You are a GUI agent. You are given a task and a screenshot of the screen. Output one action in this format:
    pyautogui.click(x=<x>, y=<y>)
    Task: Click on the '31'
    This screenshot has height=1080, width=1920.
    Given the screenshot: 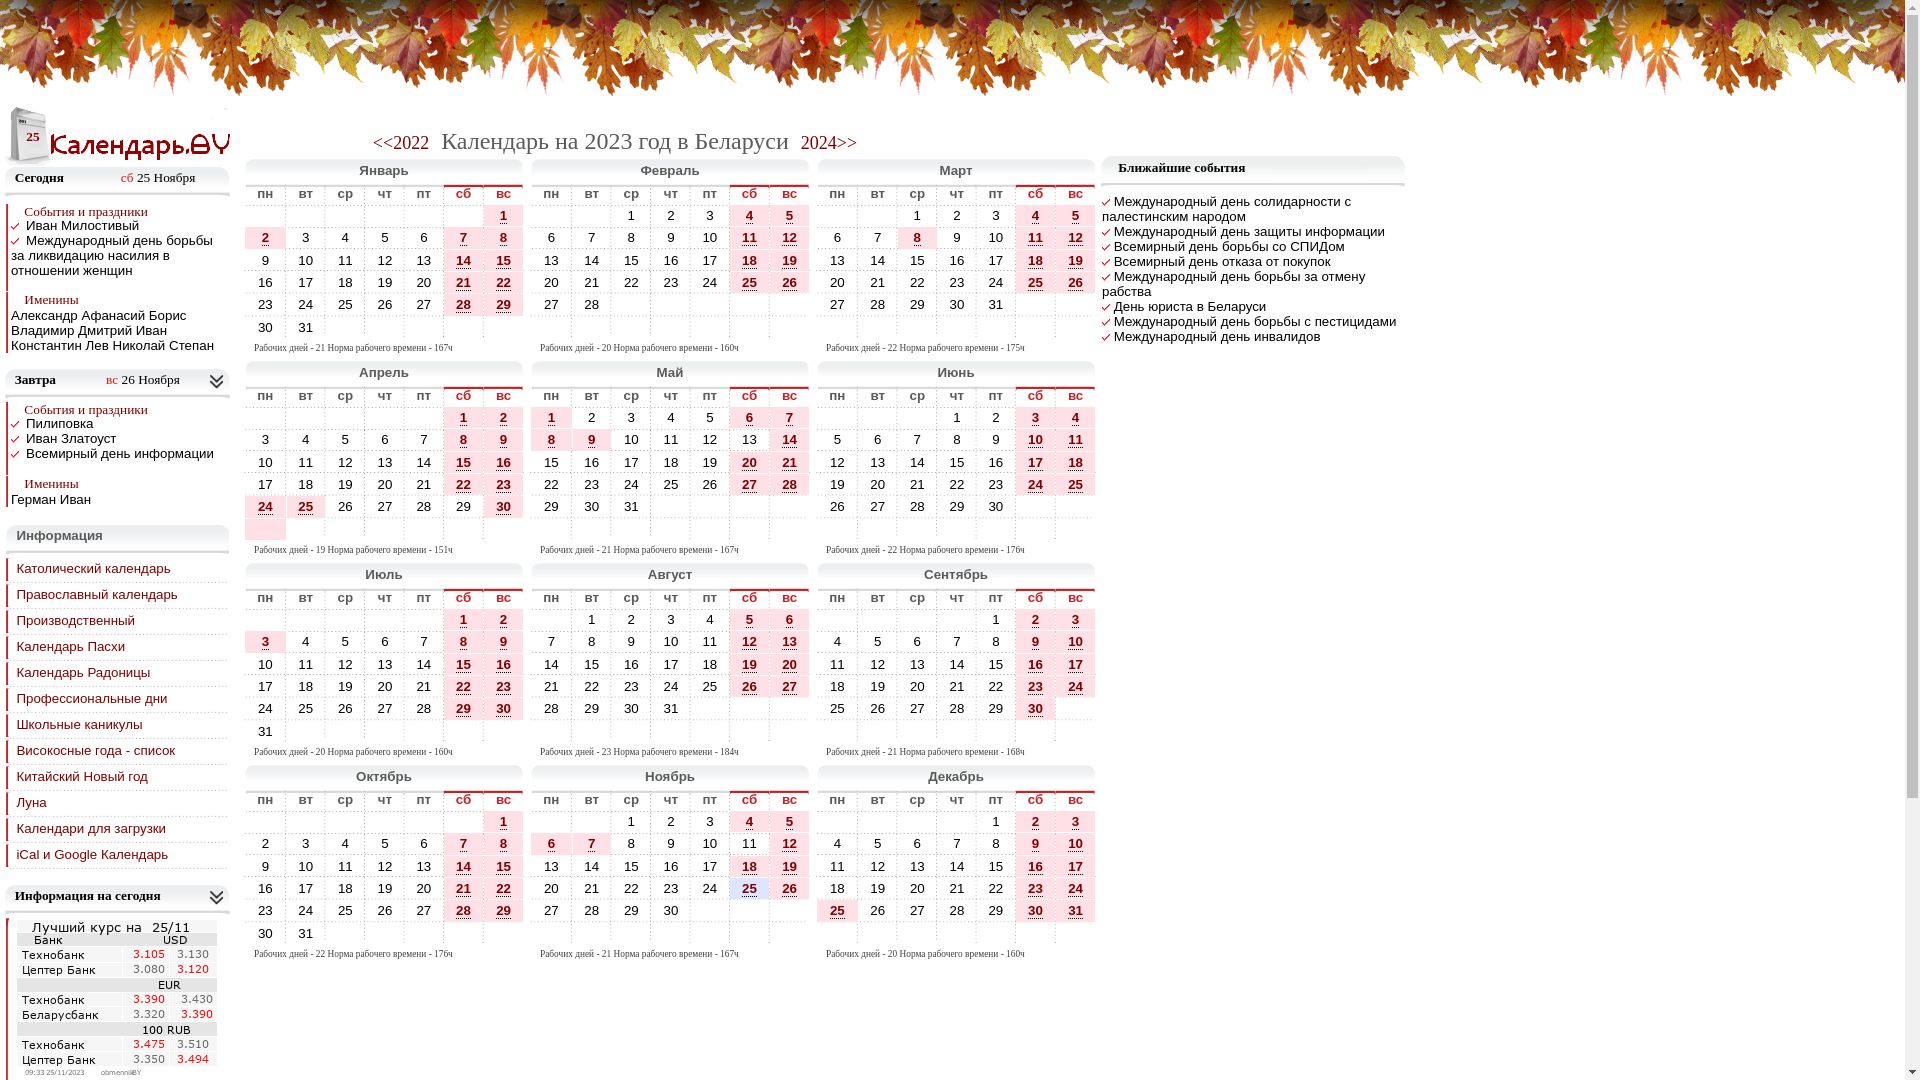 What is the action you would take?
    pyautogui.click(x=1074, y=910)
    